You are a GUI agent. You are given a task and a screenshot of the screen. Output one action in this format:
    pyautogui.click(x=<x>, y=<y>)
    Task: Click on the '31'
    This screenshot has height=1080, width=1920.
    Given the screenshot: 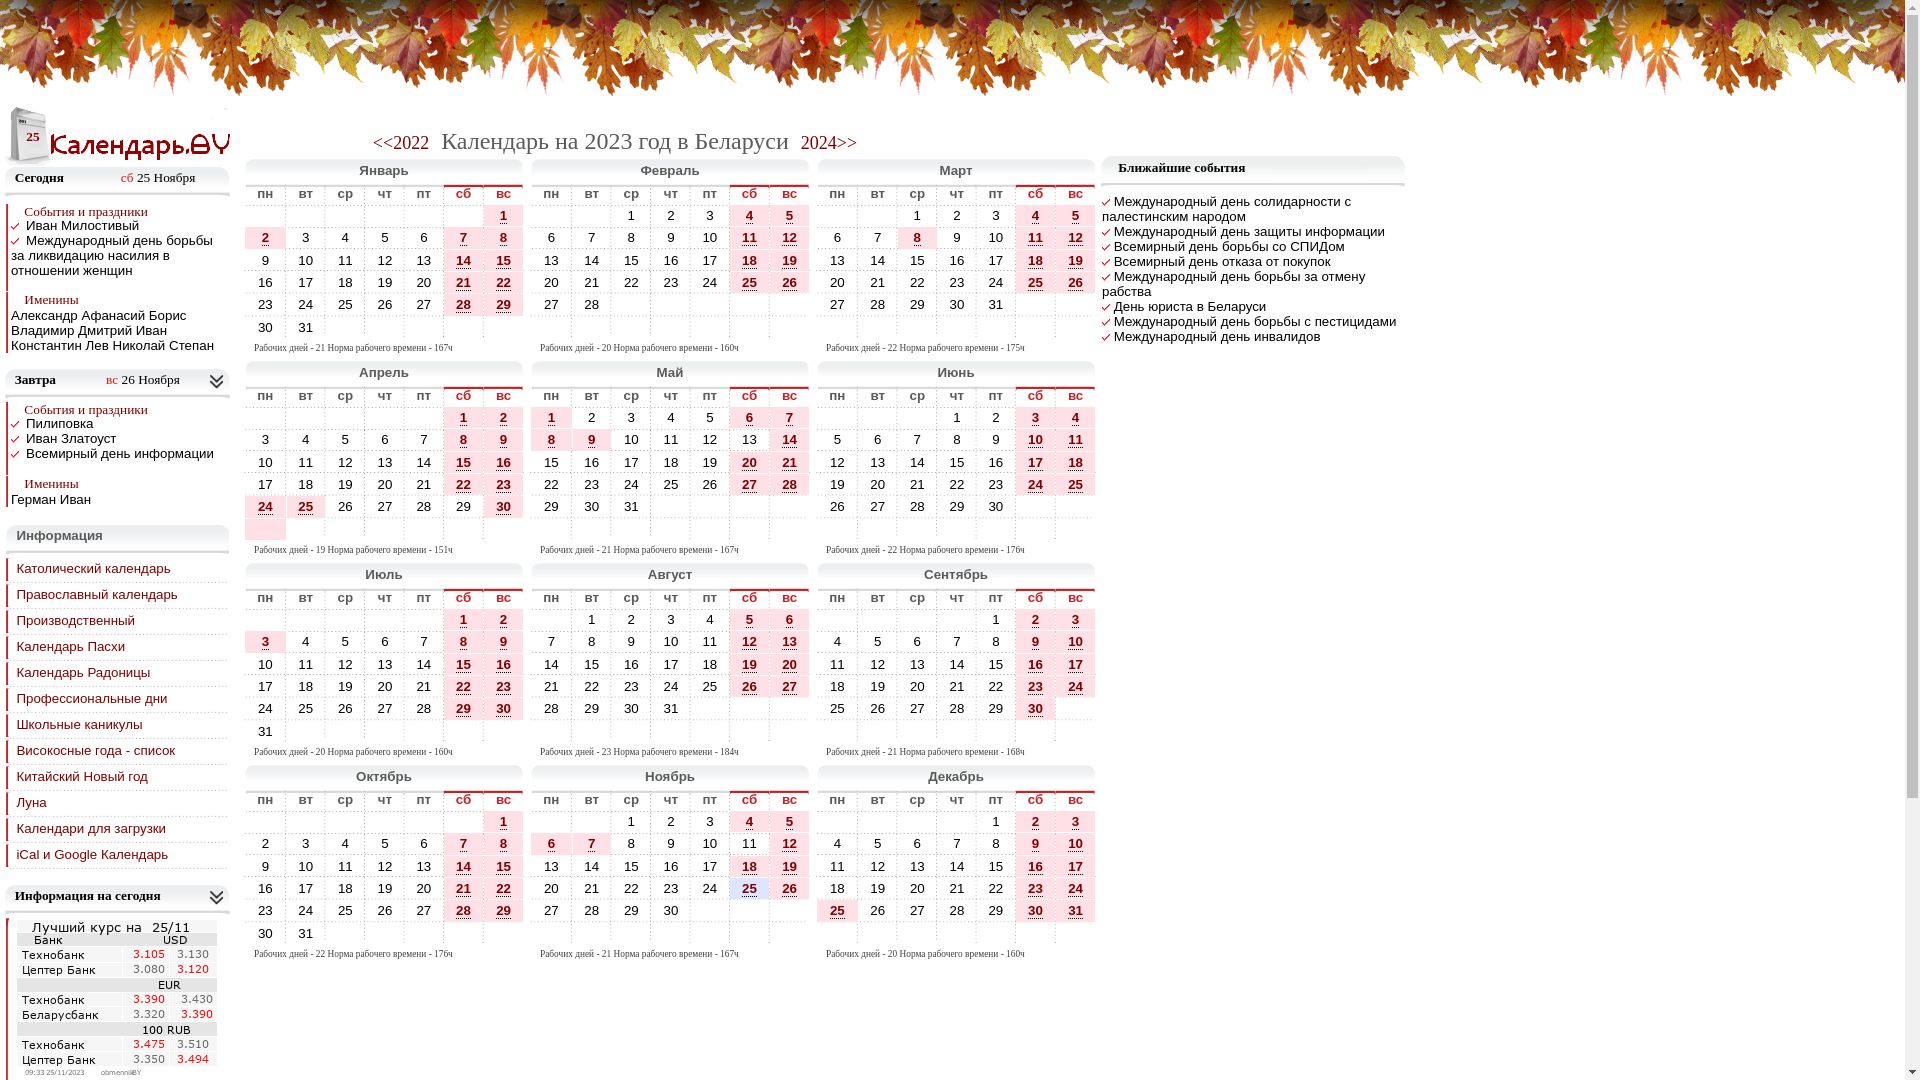 What is the action you would take?
    pyautogui.click(x=1074, y=910)
    